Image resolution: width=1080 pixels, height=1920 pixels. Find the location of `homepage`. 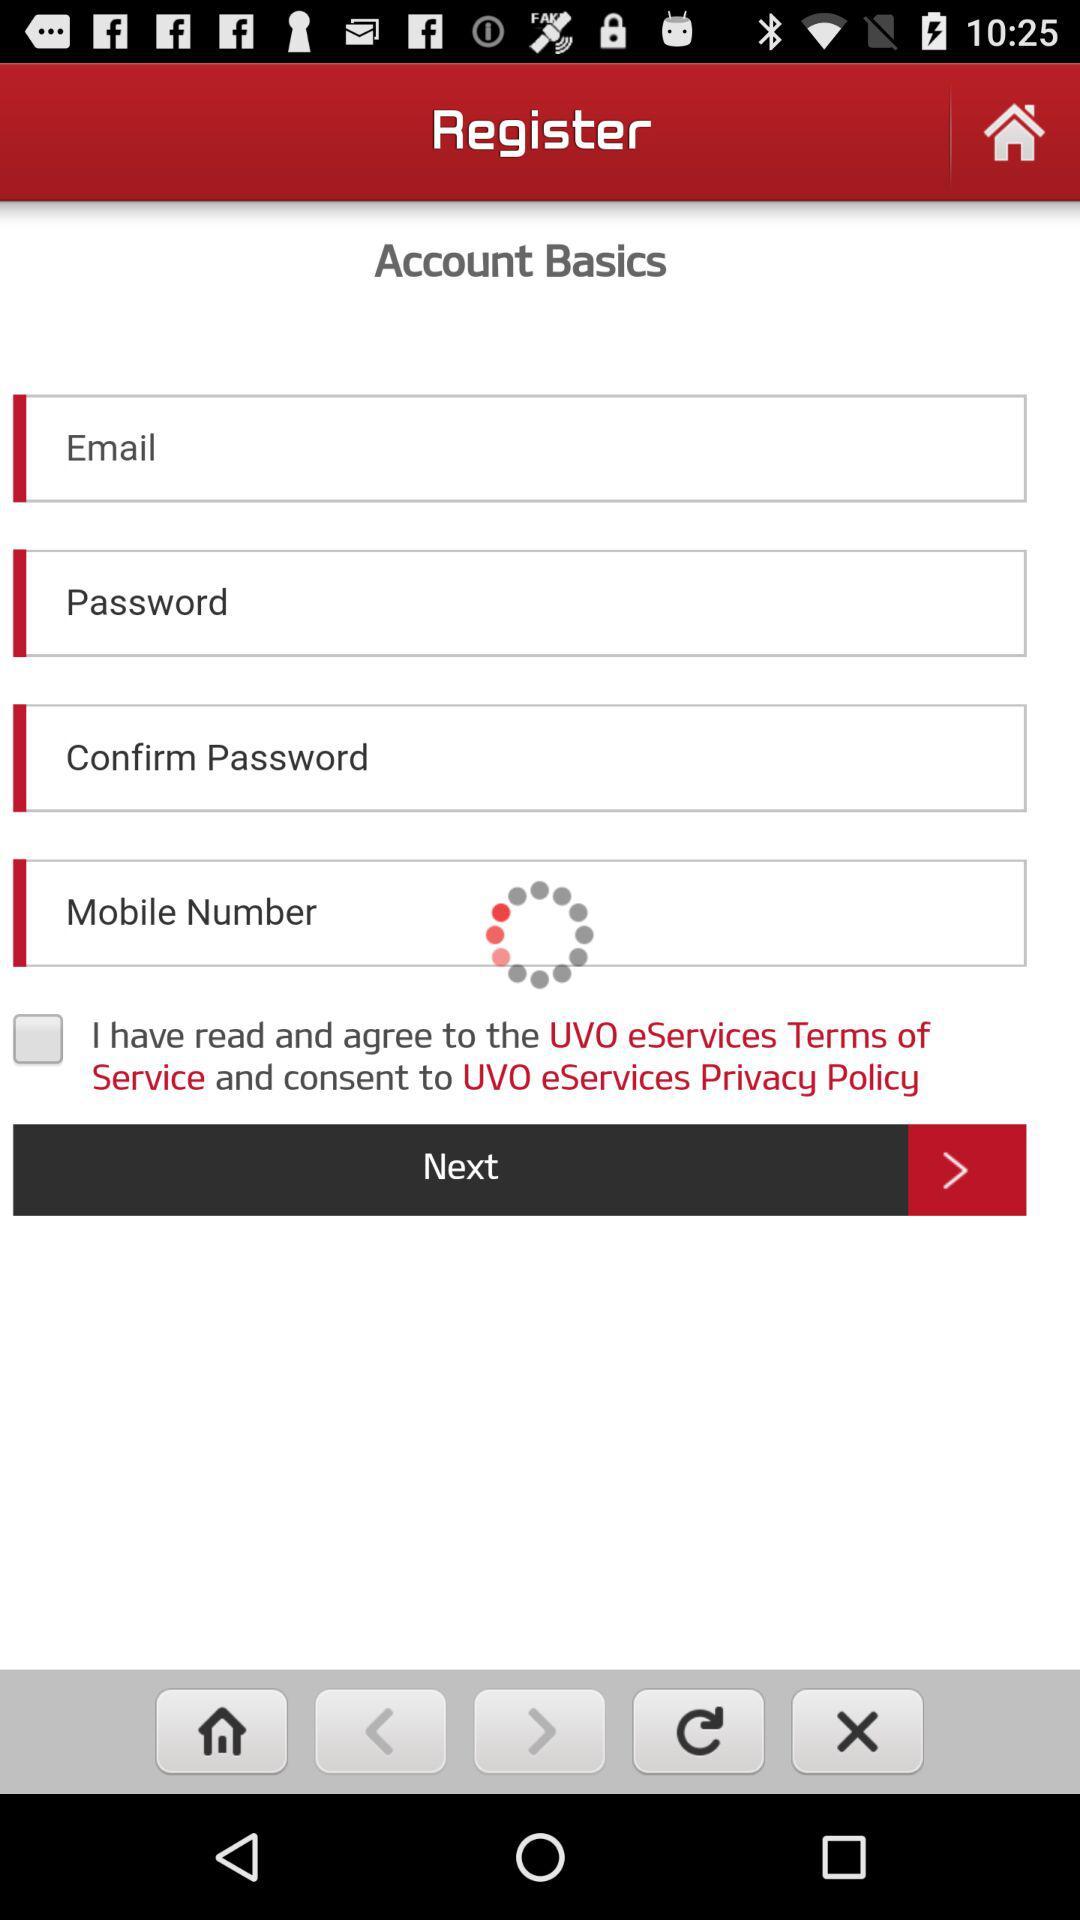

homepage is located at coordinates (1014, 144).